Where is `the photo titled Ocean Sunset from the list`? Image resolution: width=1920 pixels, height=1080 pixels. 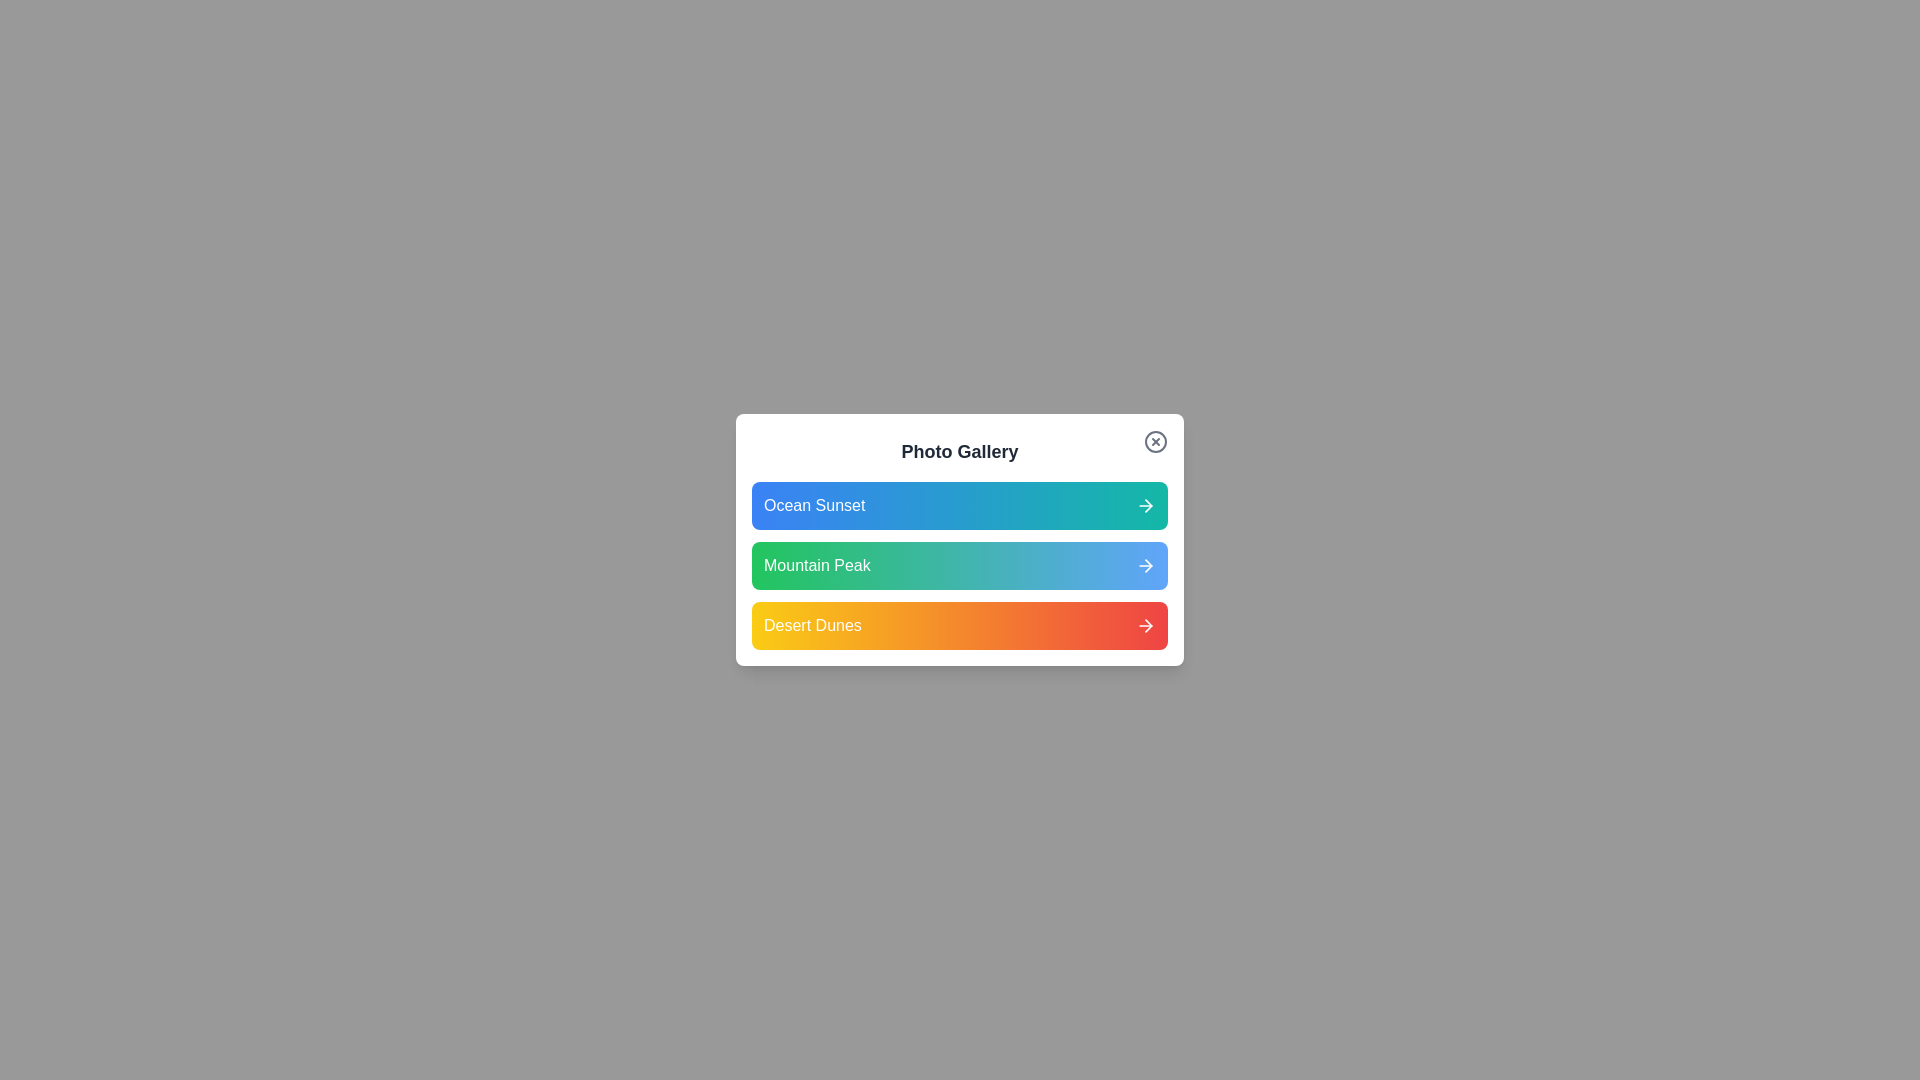
the photo titled Ocean Sunset from the list is located at coordinates (960, 504).